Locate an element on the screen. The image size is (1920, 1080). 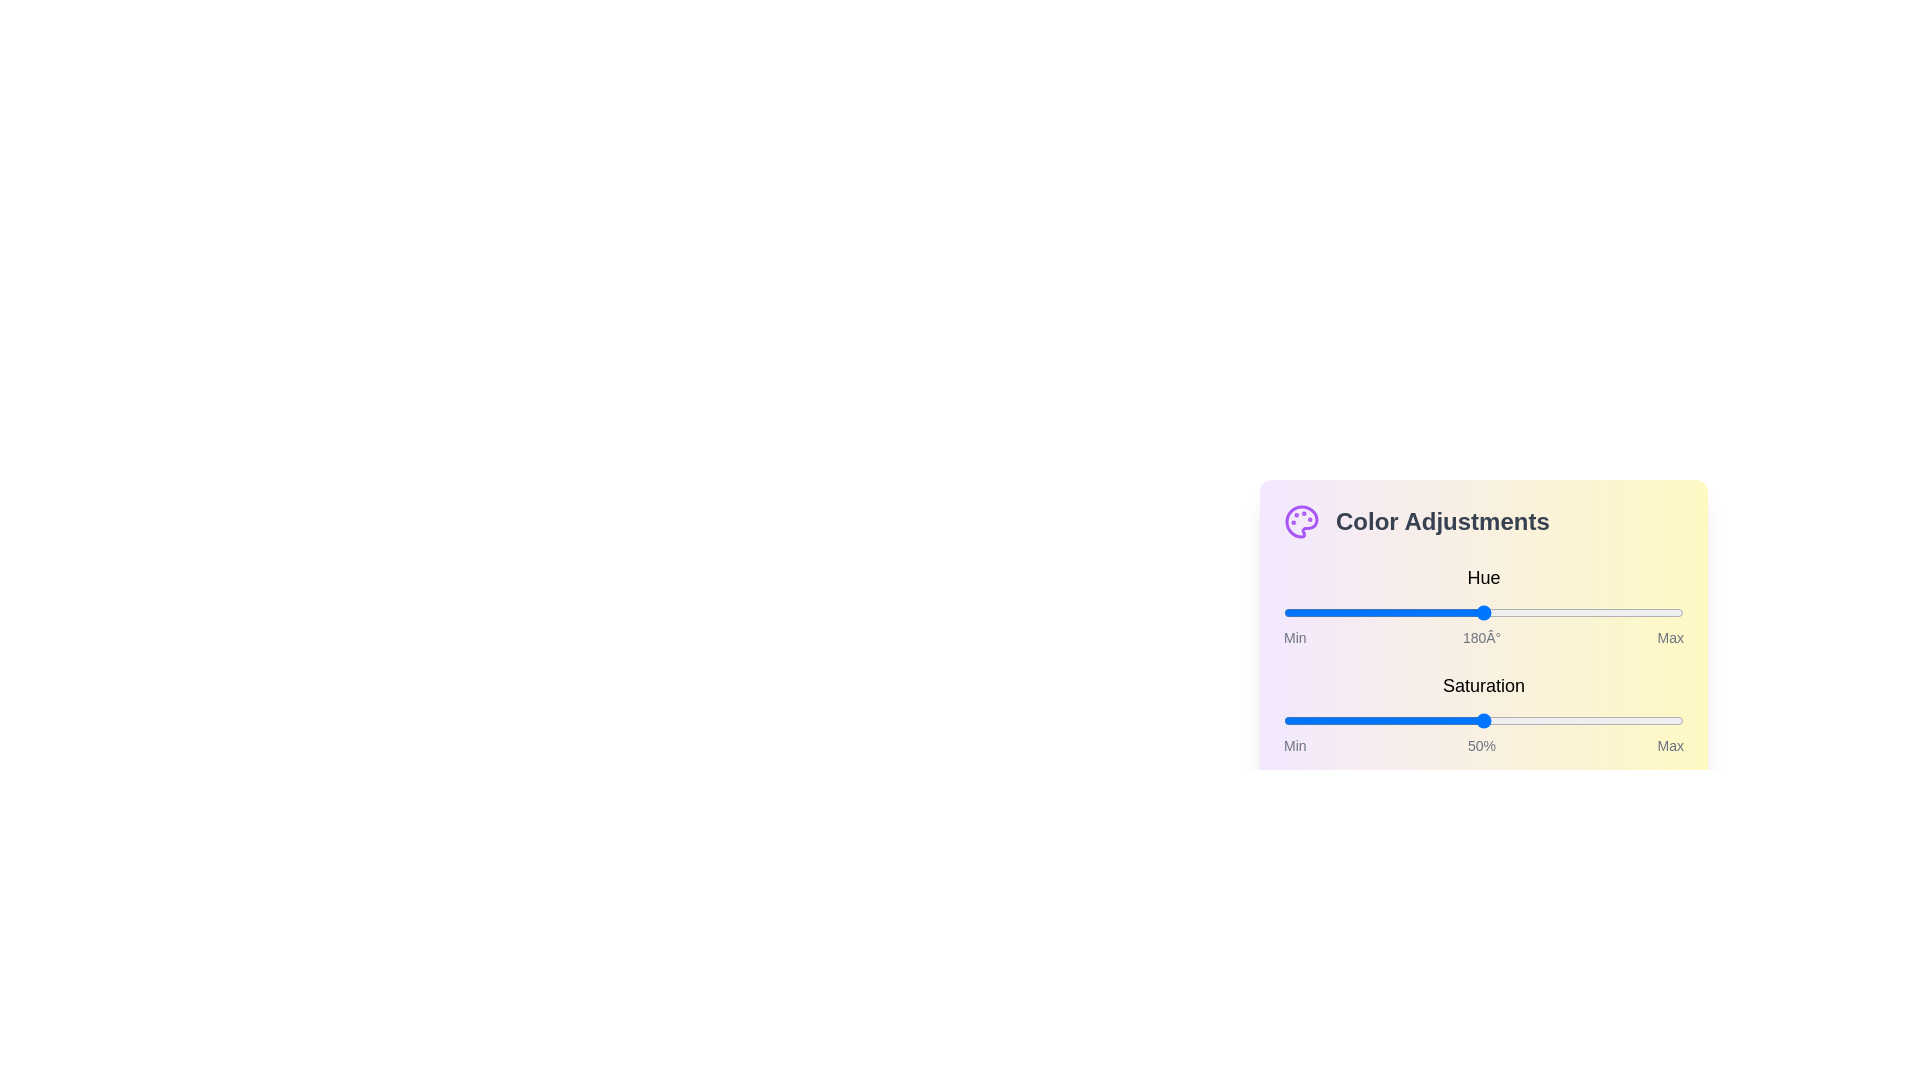
the hue slider to 95 degrees is located at coordinates (1388, 612).